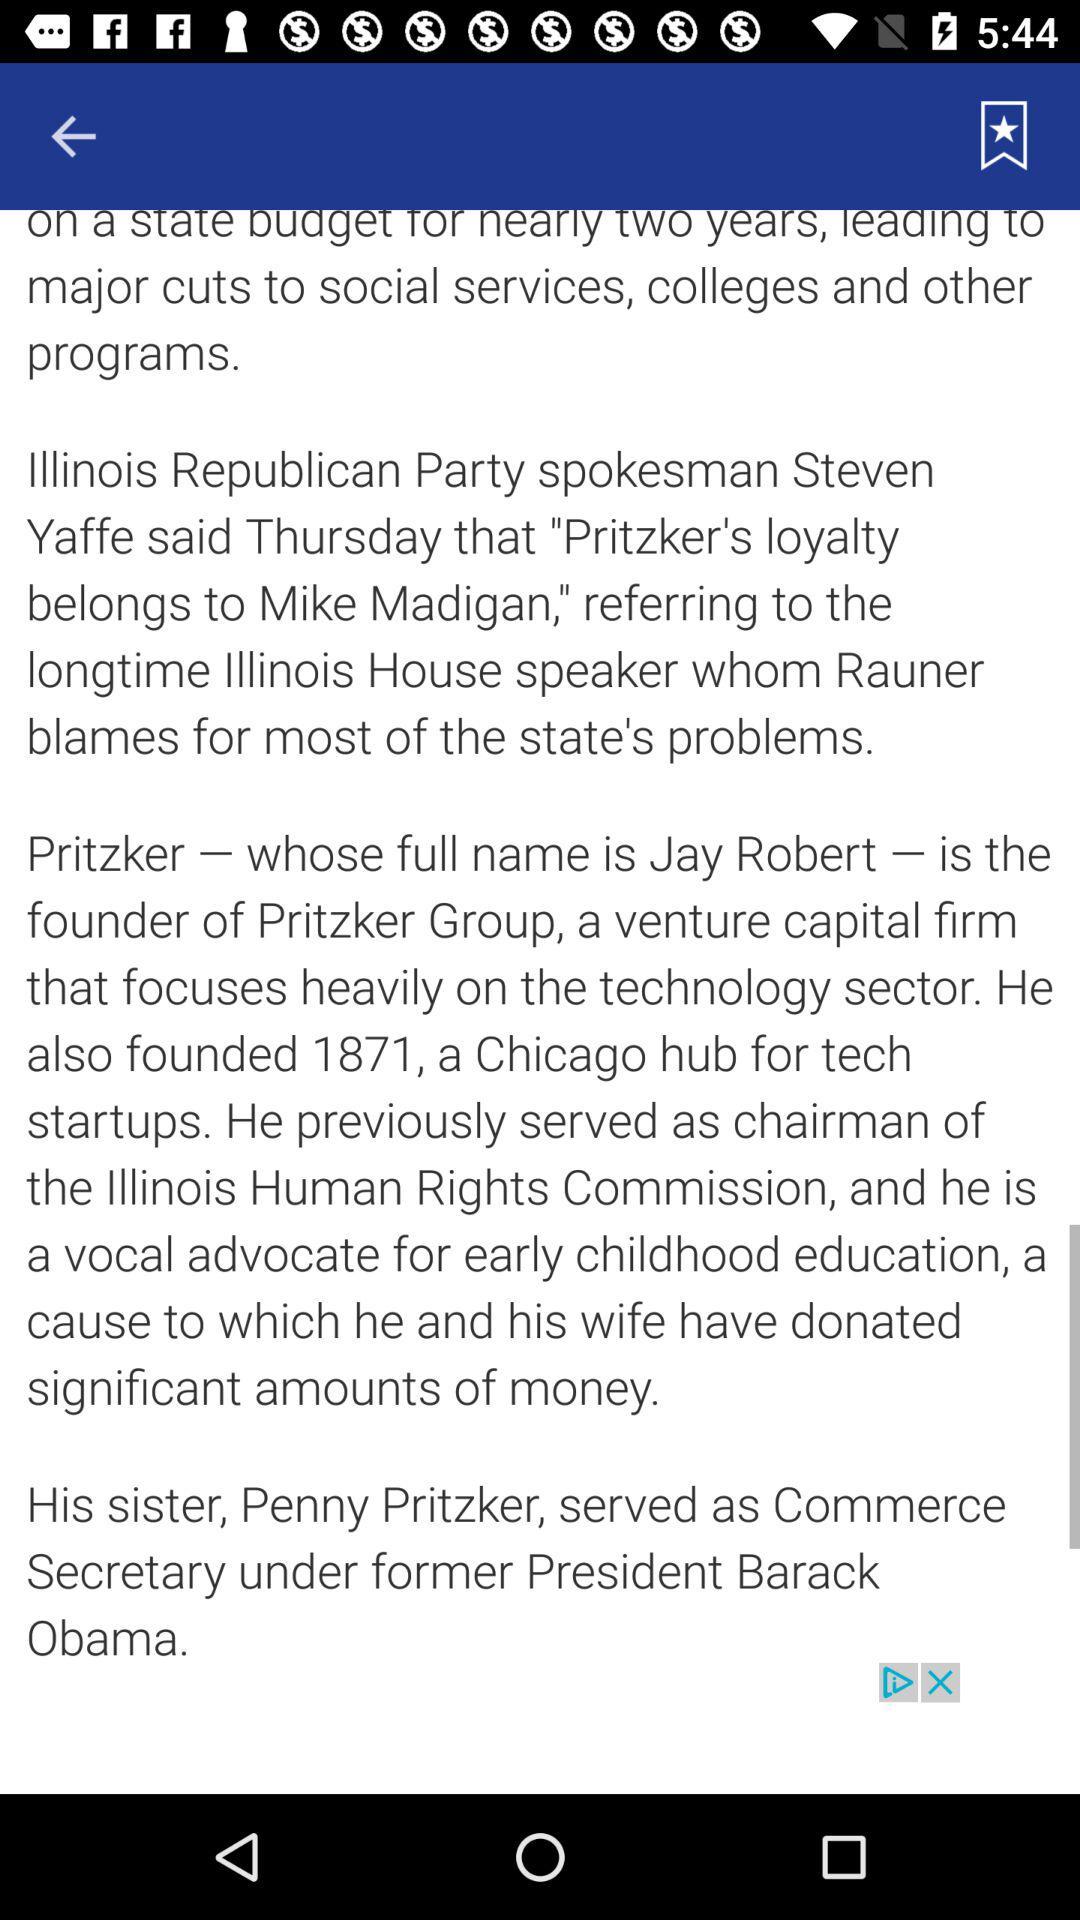 This screenshot has width=1080, height=1920. What do you see at coordinates (72, 135) in the screenshot?
I see `go back` at bounding box center [72, 135].